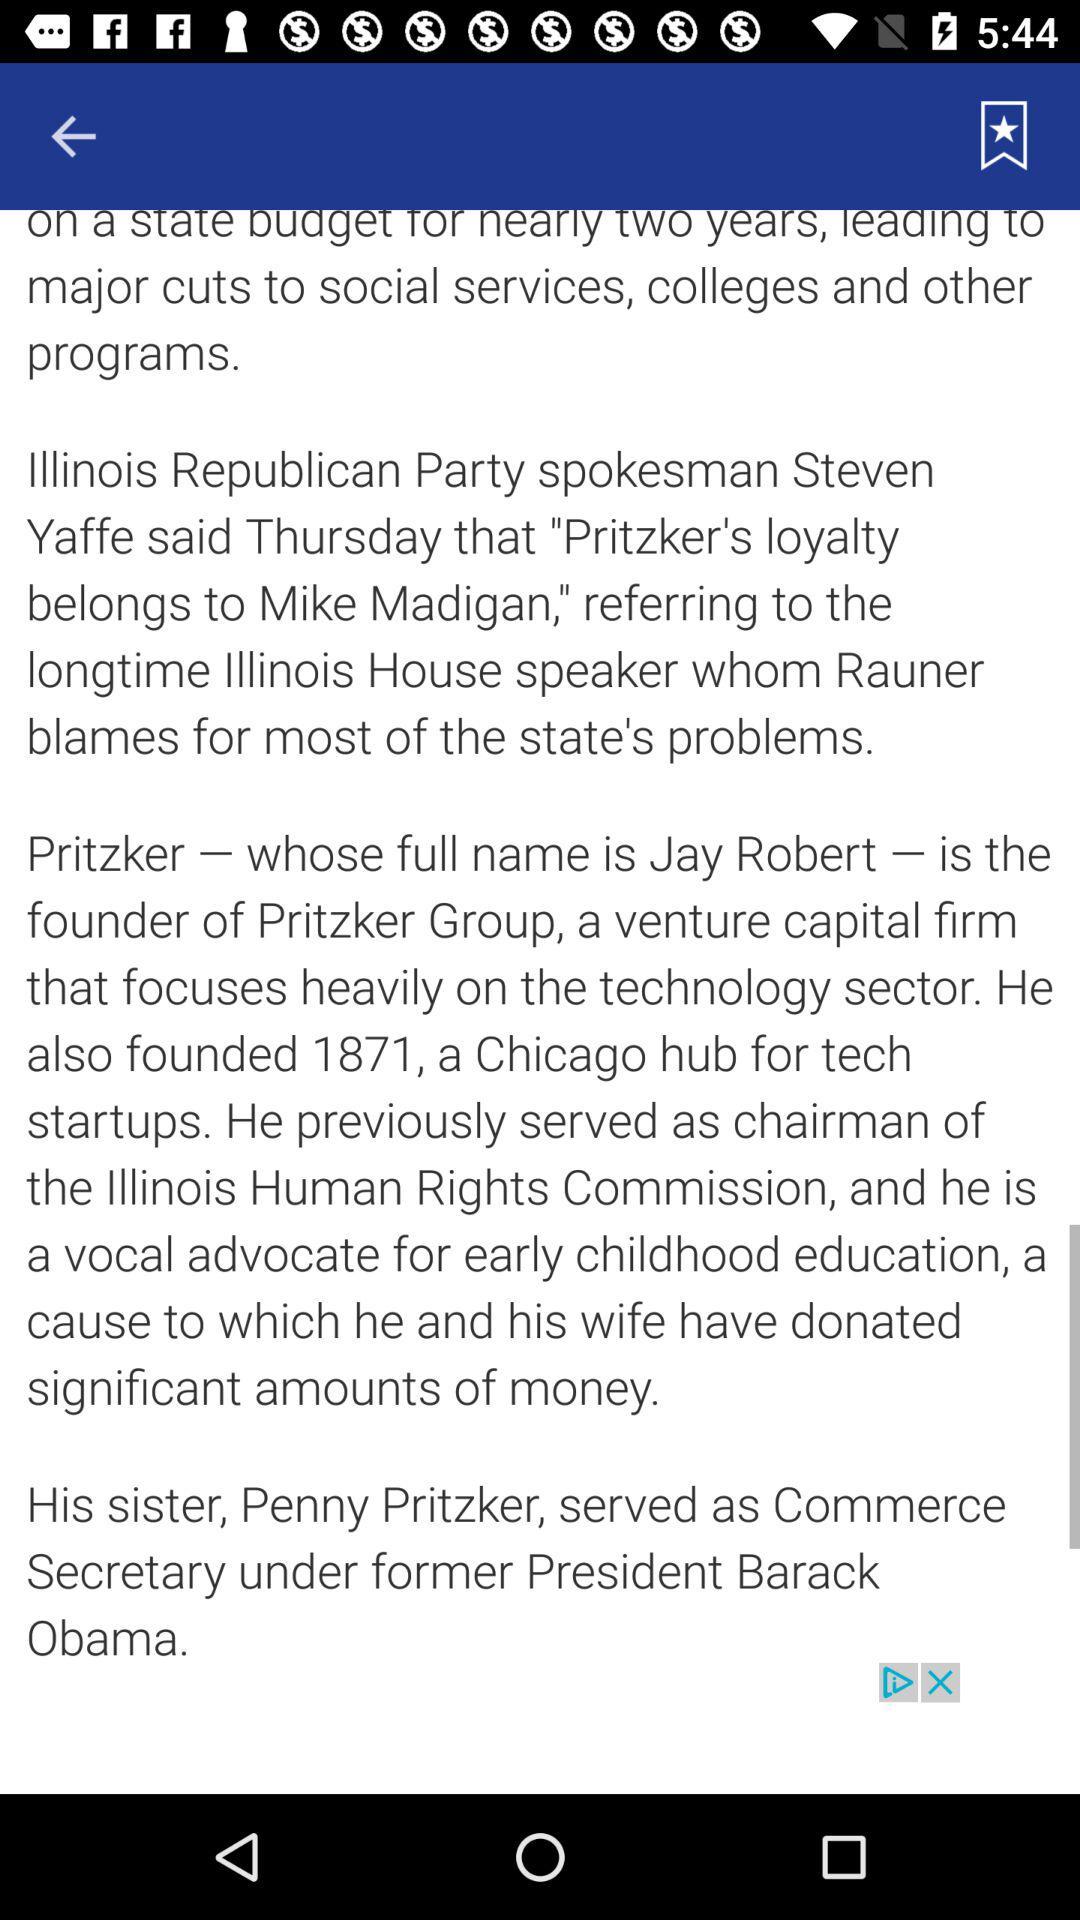 This screenshot has width=1080, height=1920. What do you see at coordinates (72, 135) in the screenshot?
I see `go back` at bounding box center [72, 135].